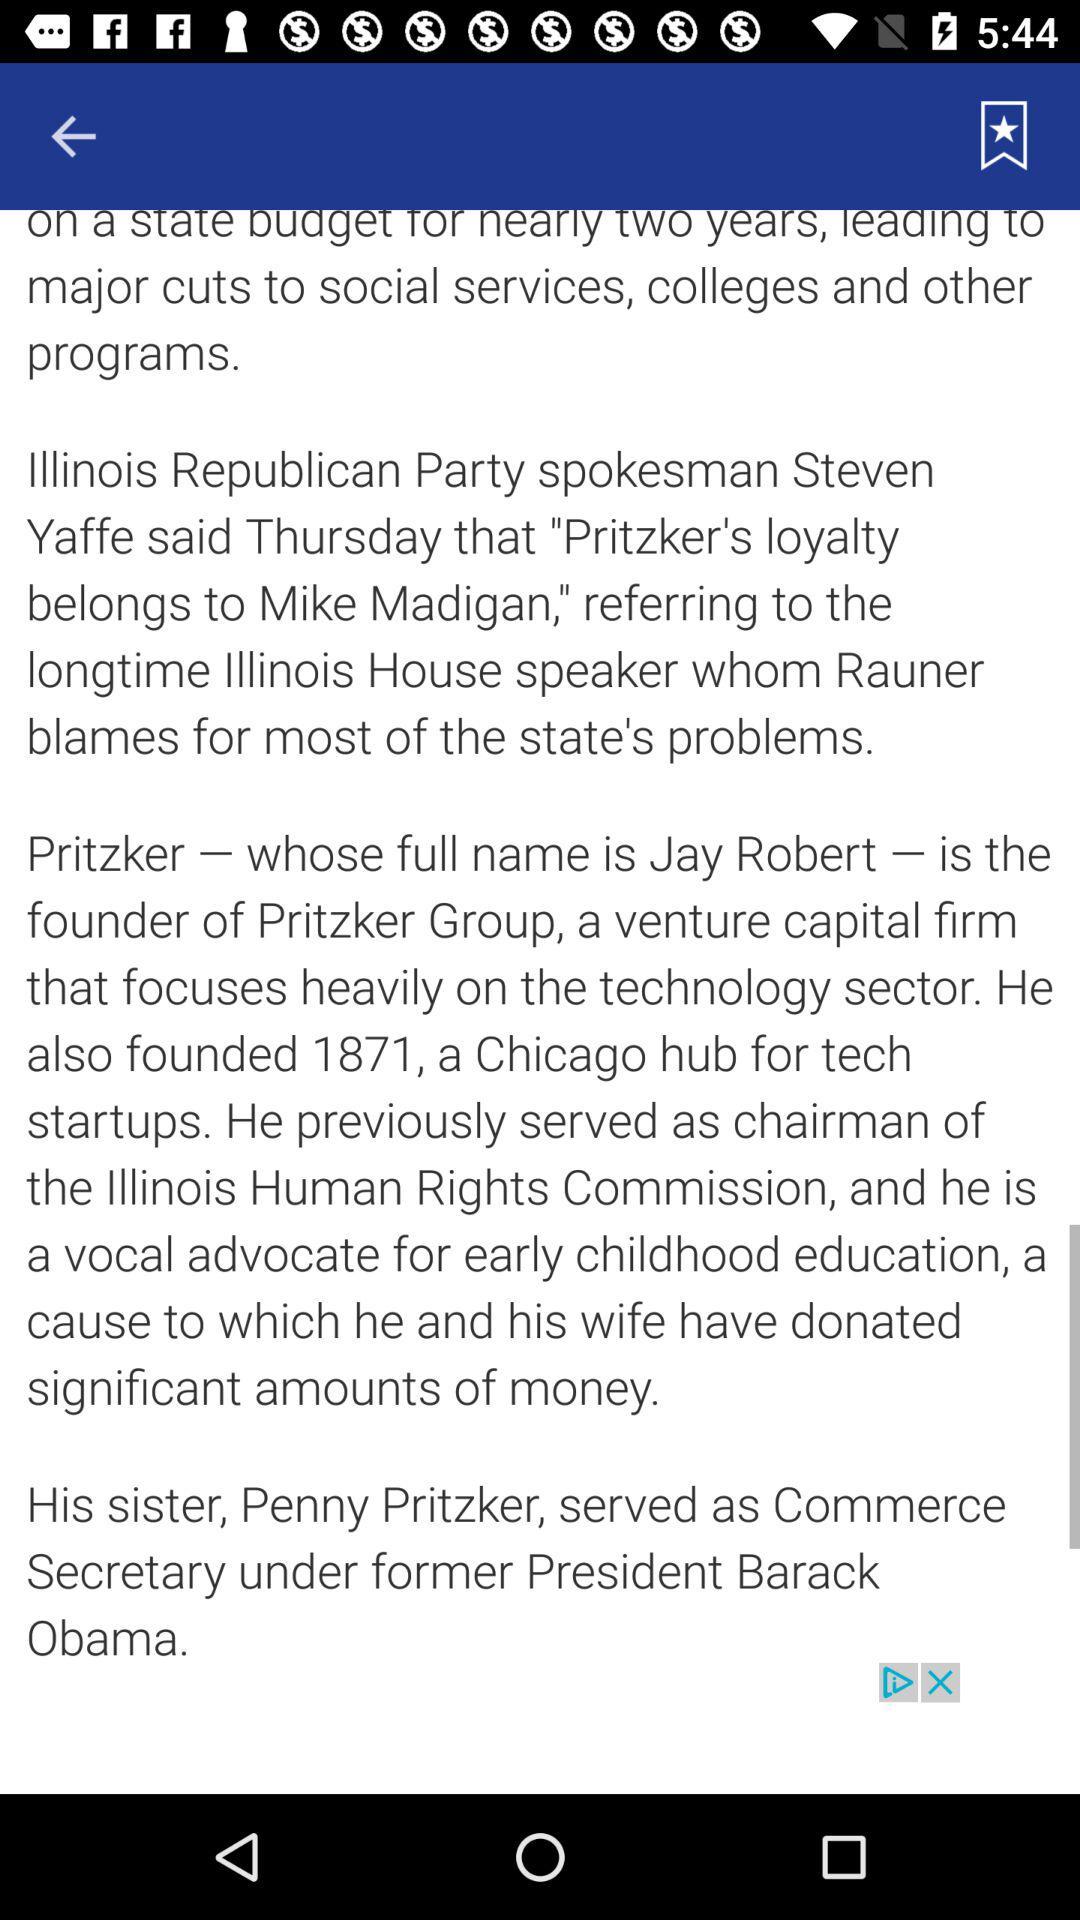 This screenshot has width=1080, height=1920. What do you see at coordinates (72, 135) in the screenshot?
I see `go back` at bounding box center [72, 135].